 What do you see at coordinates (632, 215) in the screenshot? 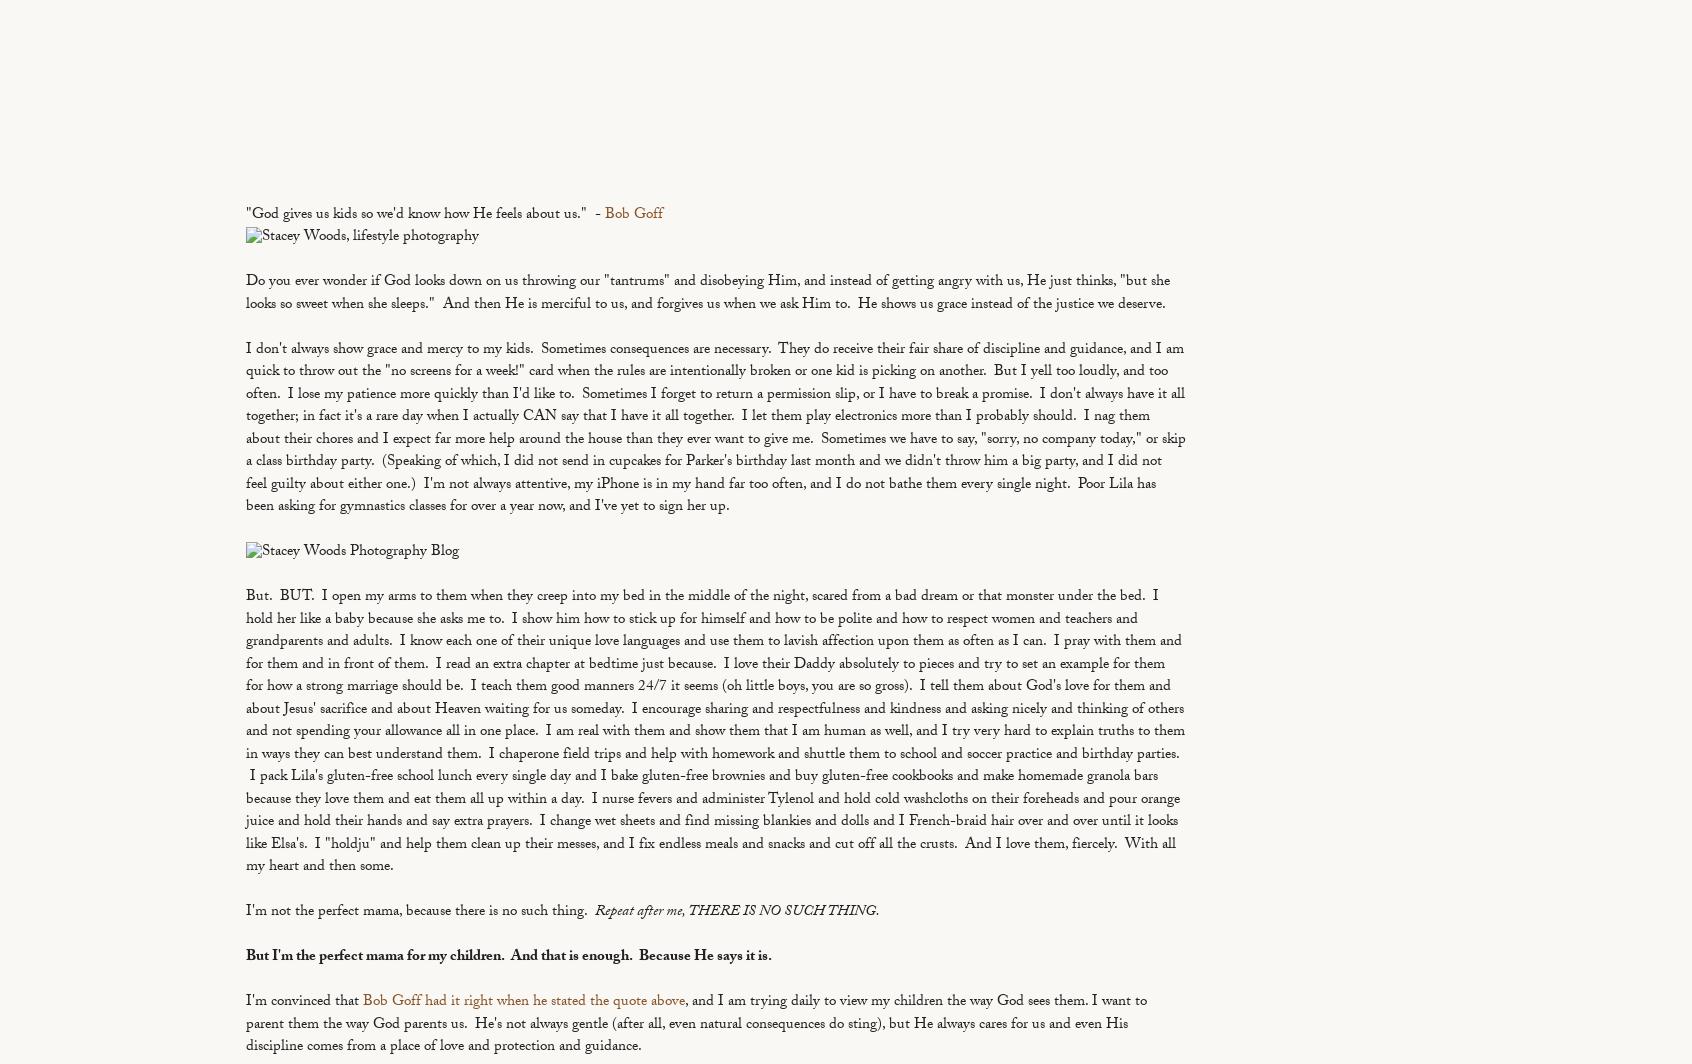
I see `'Bob Goff'` at bounding box center [632, 215].